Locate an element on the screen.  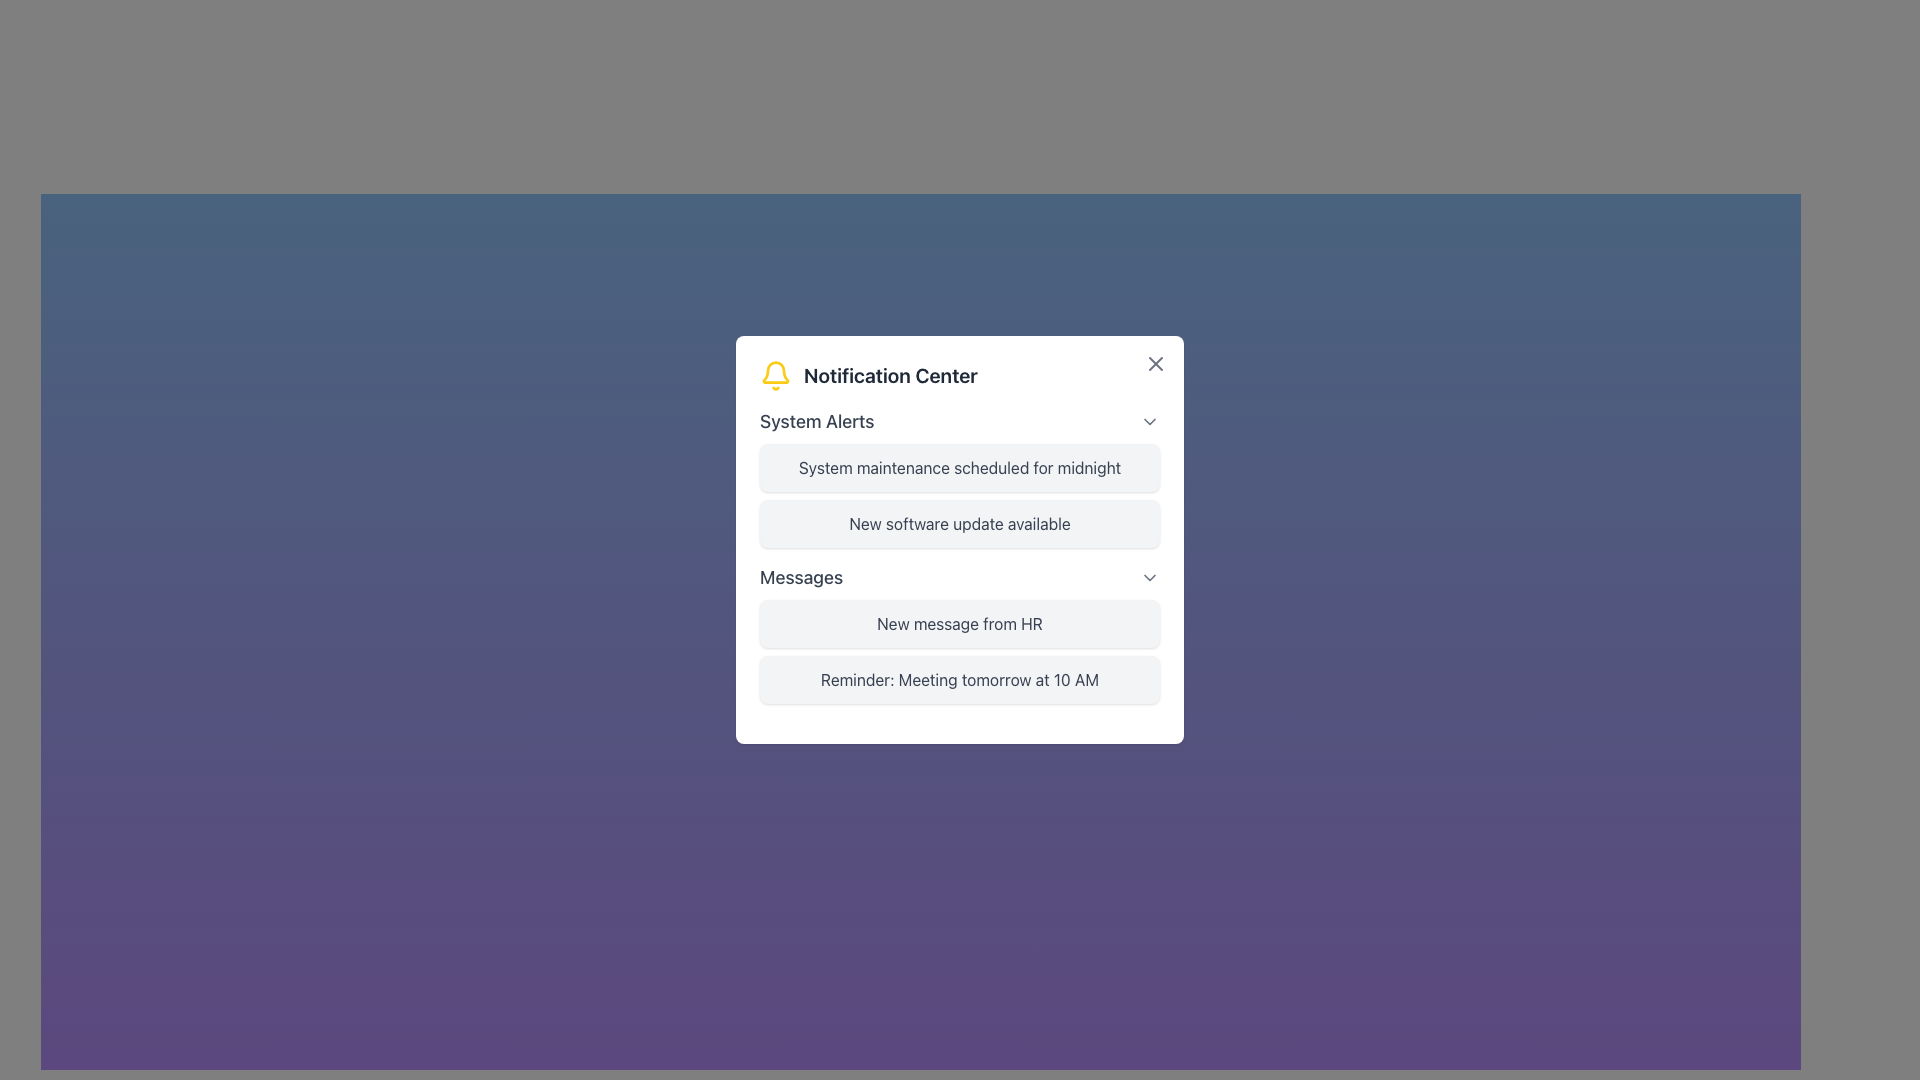
the Notification card that informs the user of a new message from HR, located in the 'Messages' section of the 'Notification Center' is located at coordinates (960, 623).